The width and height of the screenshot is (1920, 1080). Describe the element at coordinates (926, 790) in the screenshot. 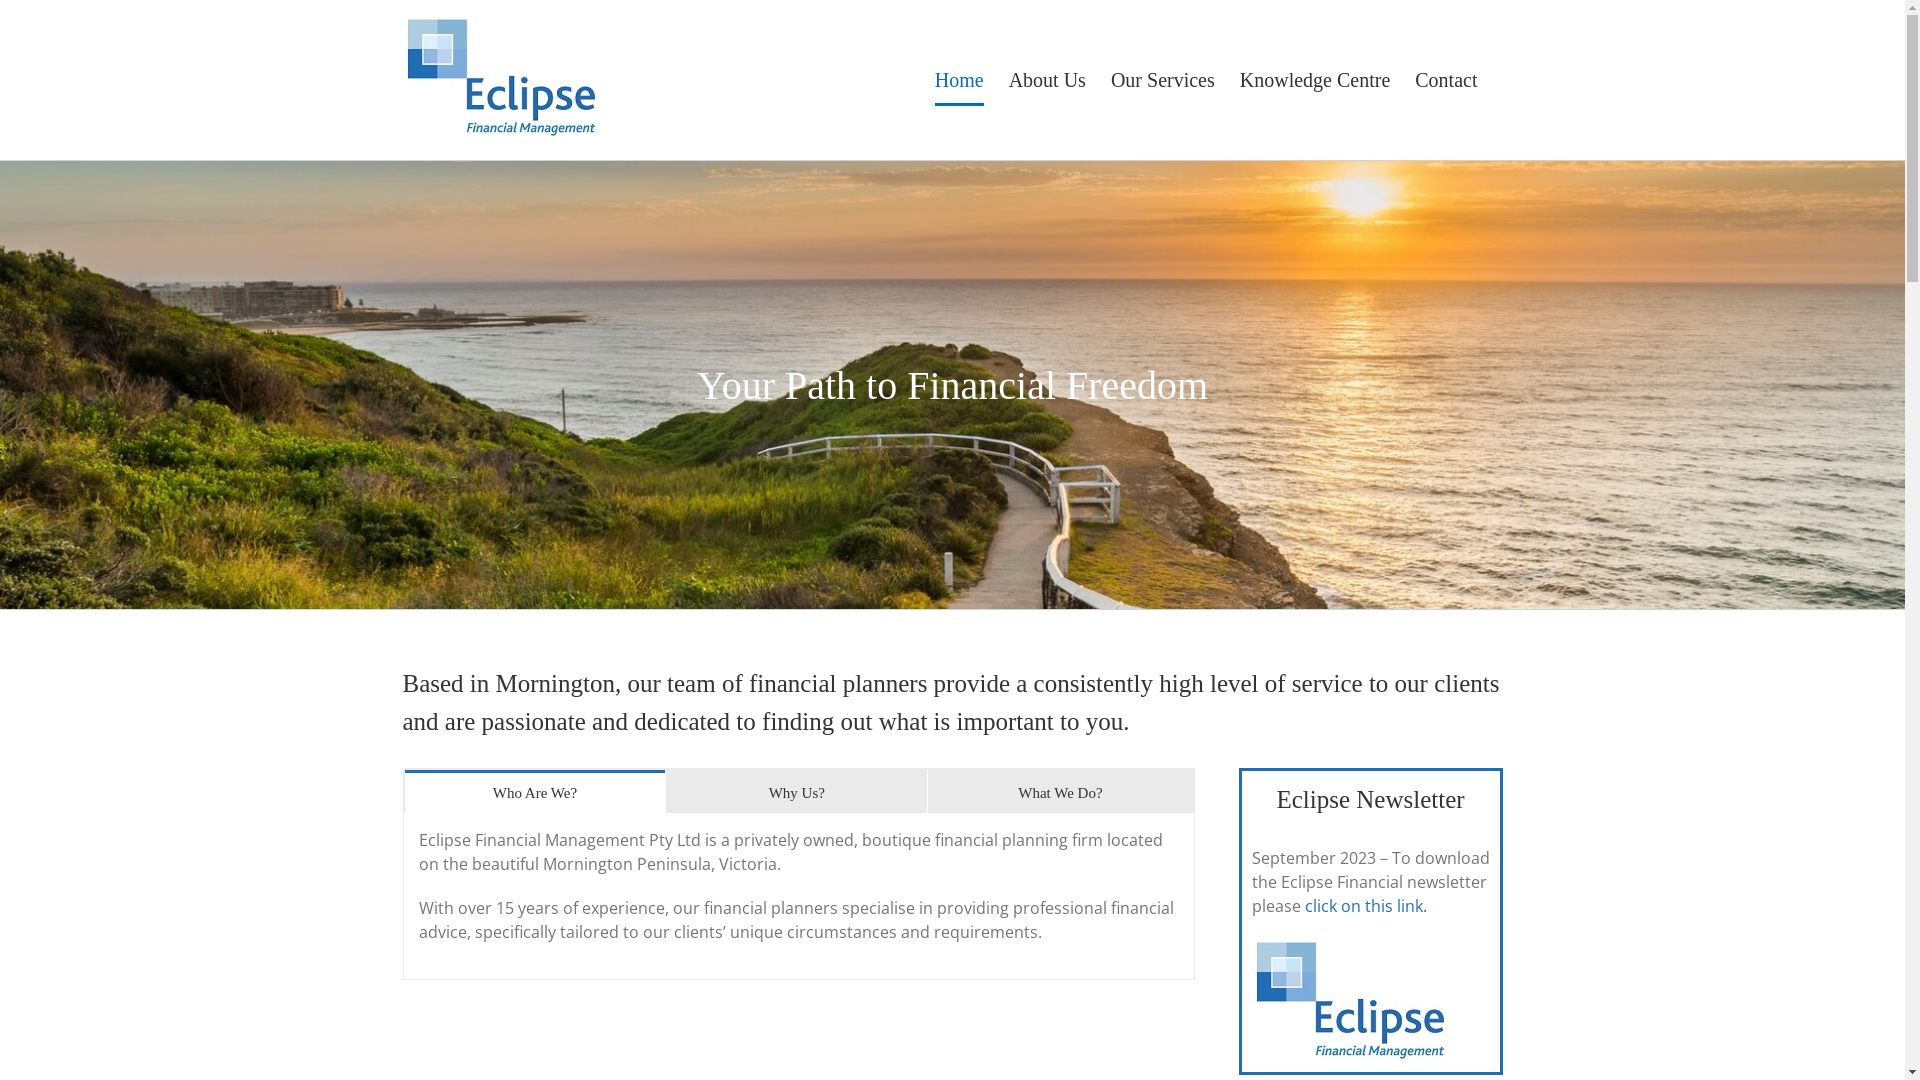

I see `'What We Do?'` at that location.